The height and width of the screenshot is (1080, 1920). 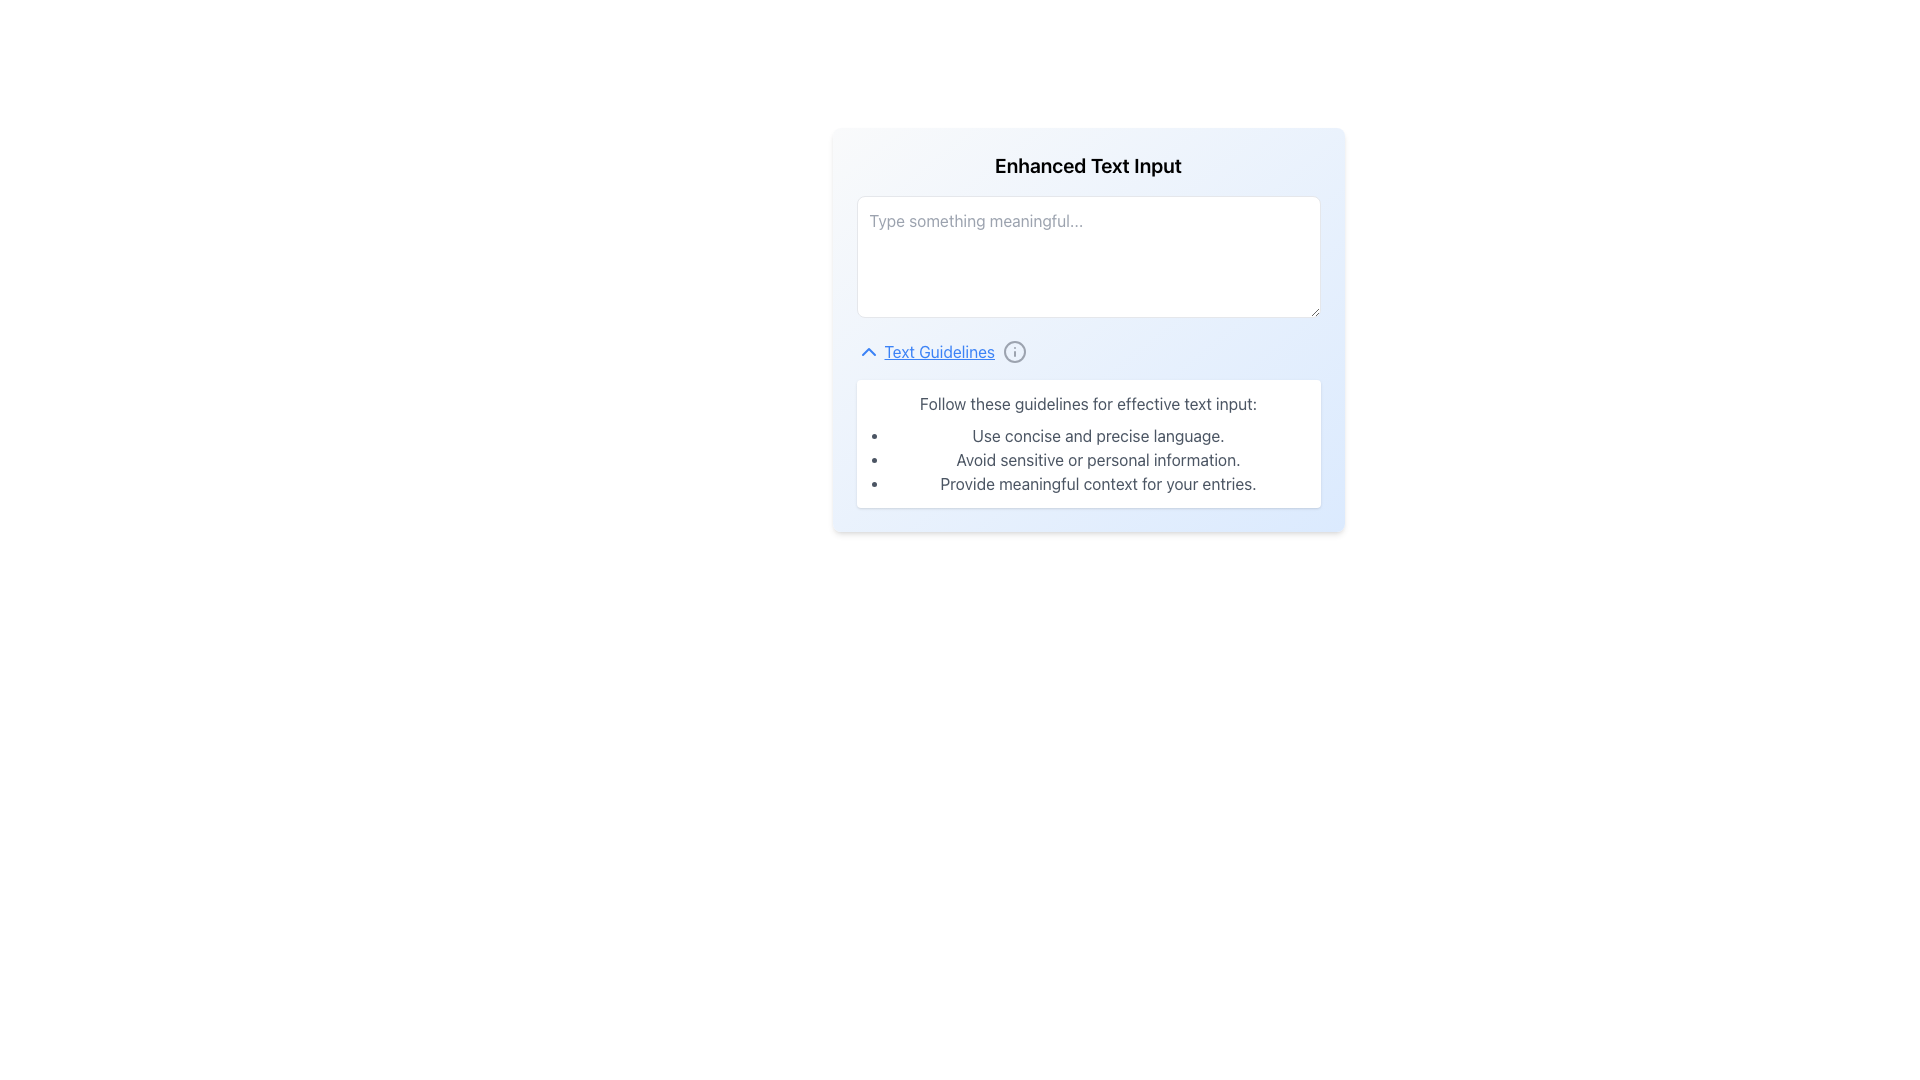 What do you see at coordinates (1087, 442) in the screenshot?
I see `guidelines from the Information Panel, which has a white background, rounded corners, and contains a header 'Follow these guidelines for effective text input:' with a bullet-point list beneath it` at bounding box center [1087, 442].